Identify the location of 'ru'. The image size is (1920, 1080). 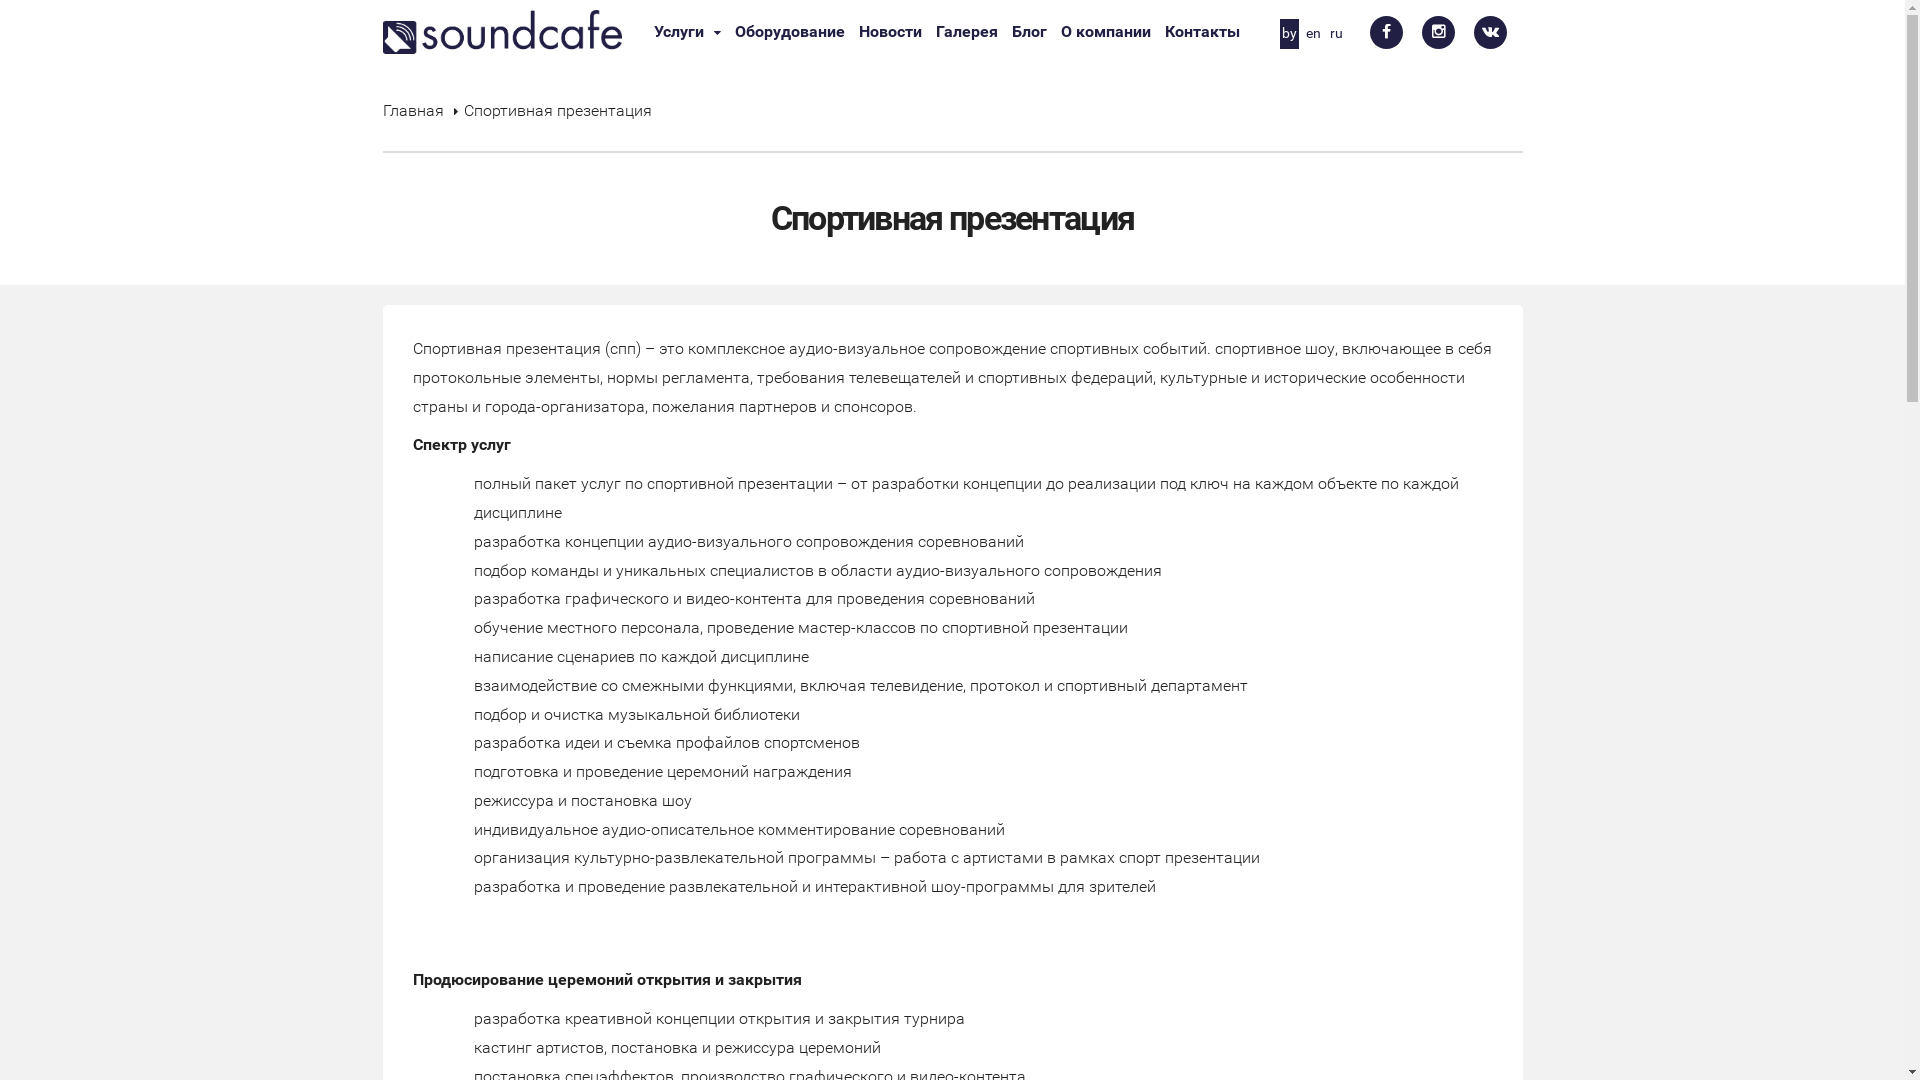
(1328, 33).